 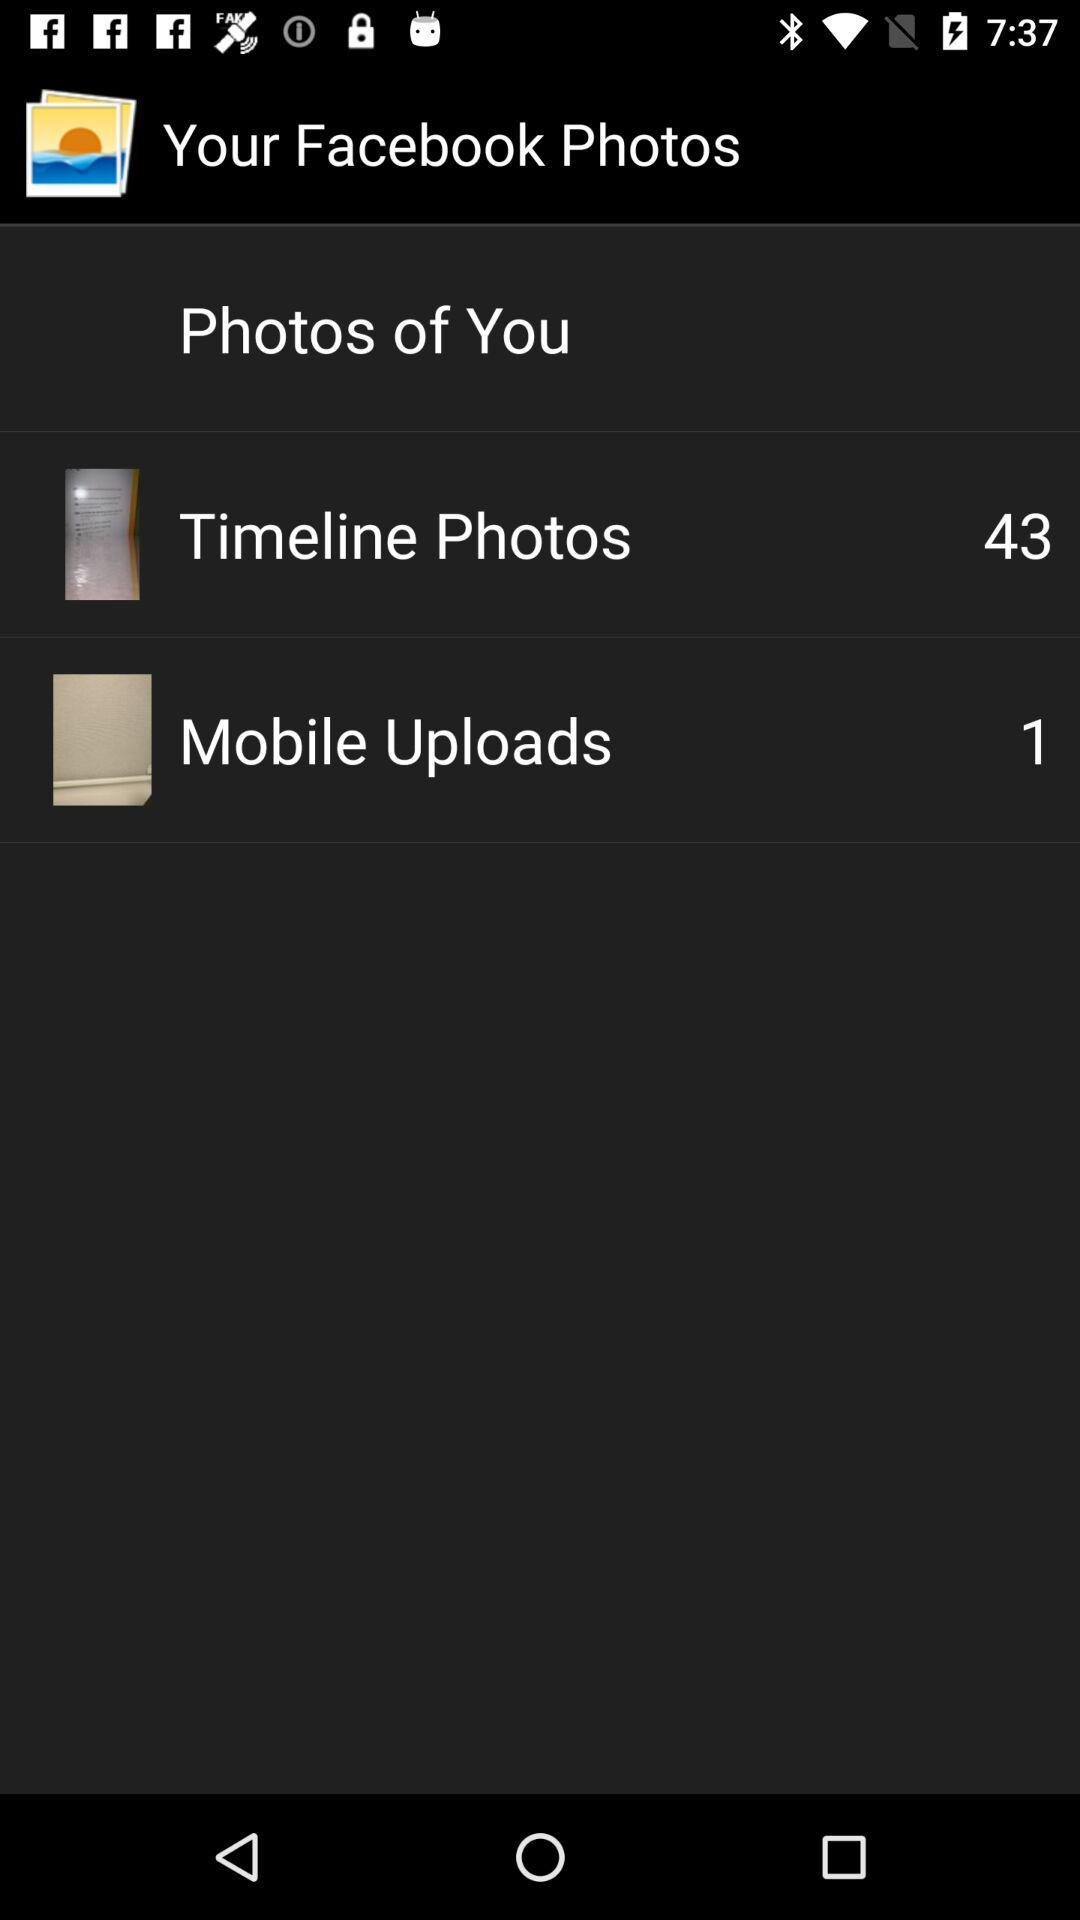 What do you see at coordinates (615, 328) in the screenshot?
I see `photos of you` at bounding box center [615, 328].